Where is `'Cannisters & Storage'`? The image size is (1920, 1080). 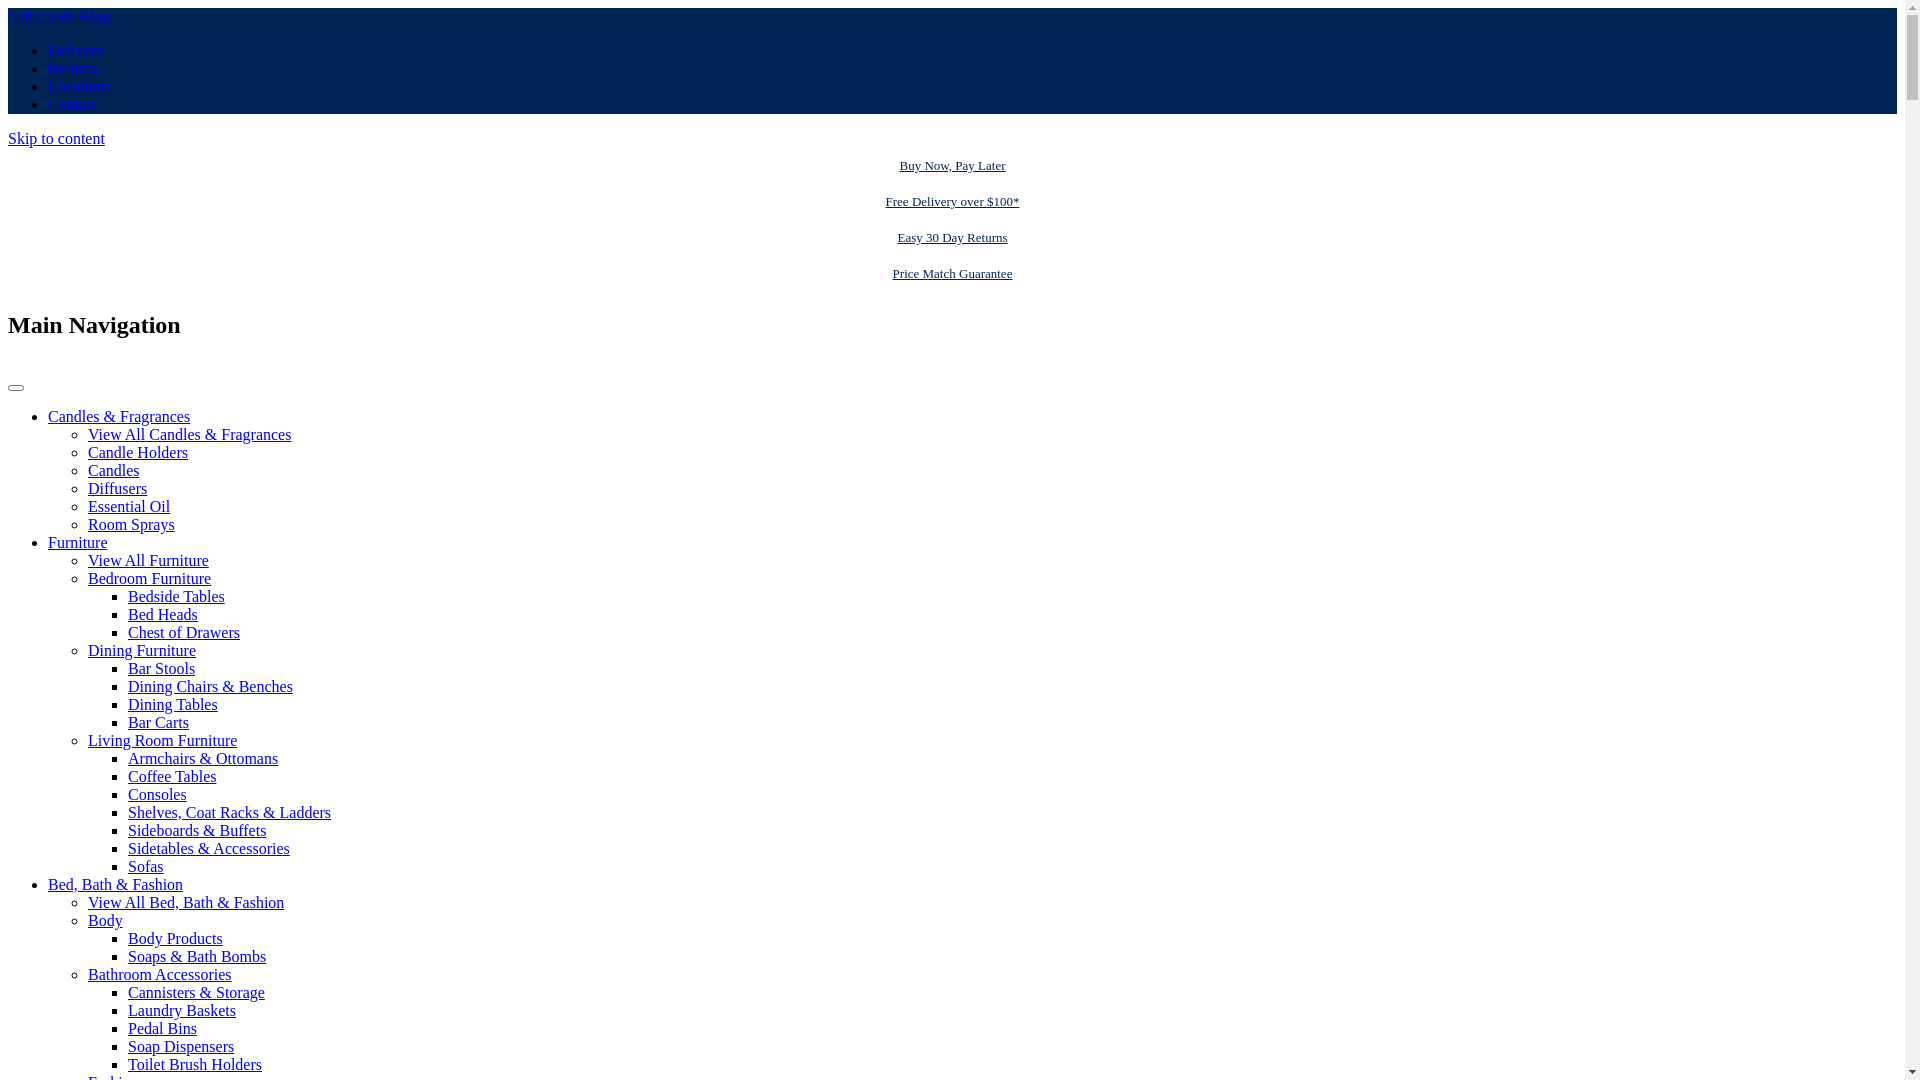
'Cannisters & Storage' is located at coordinates (196, 992).